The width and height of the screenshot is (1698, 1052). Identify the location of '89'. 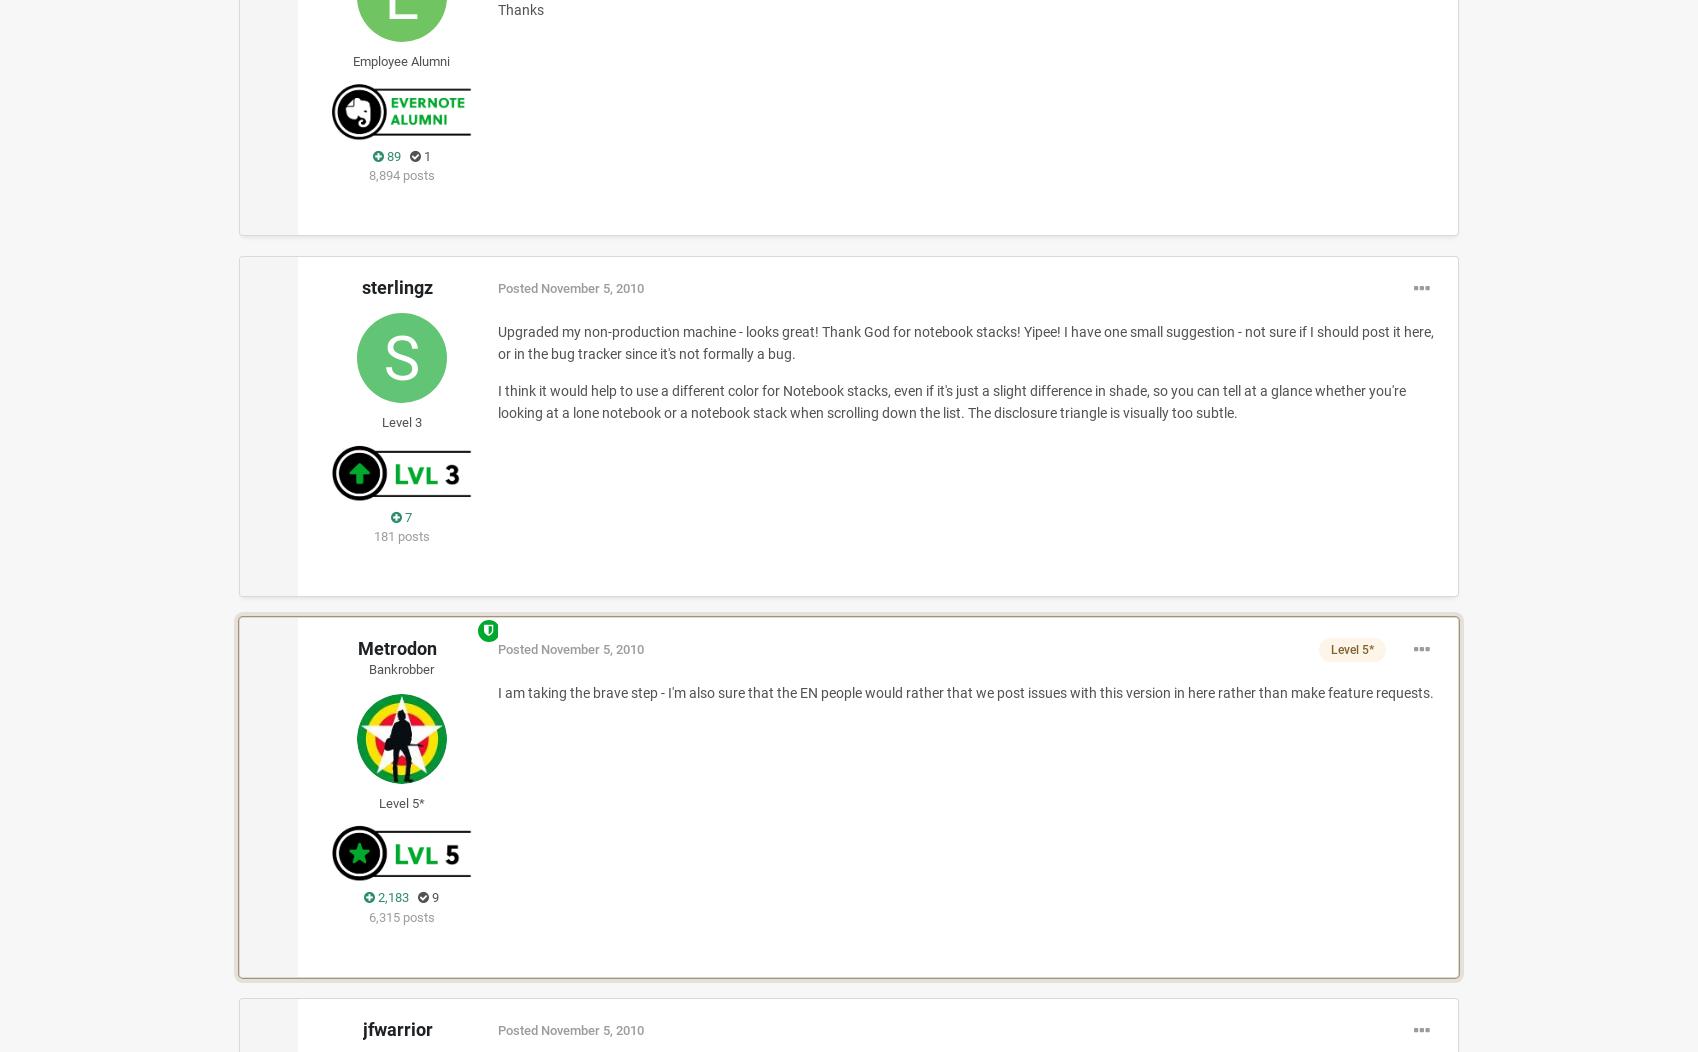
(391, 154).